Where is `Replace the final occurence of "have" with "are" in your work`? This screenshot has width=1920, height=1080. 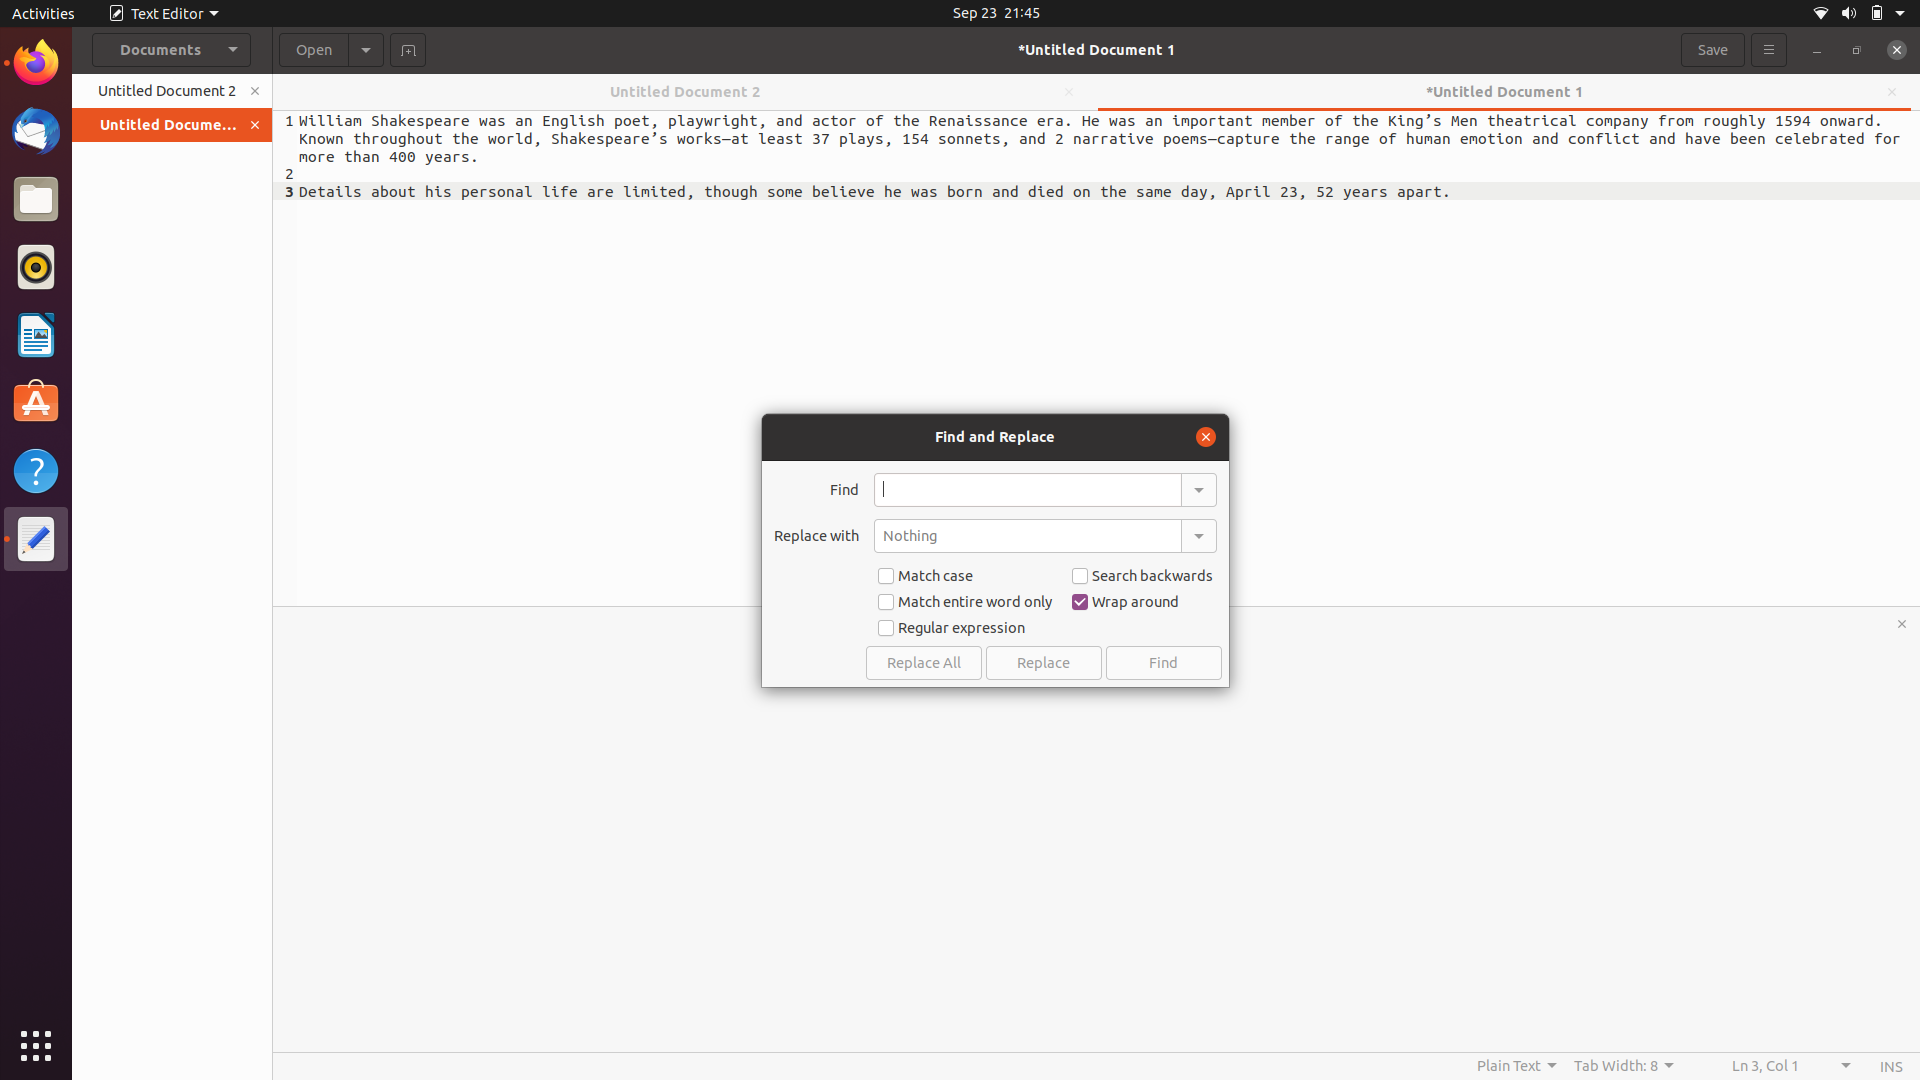
Replace the final occurence of "have" with "are" in your work is located at coordinates (1027, 489).